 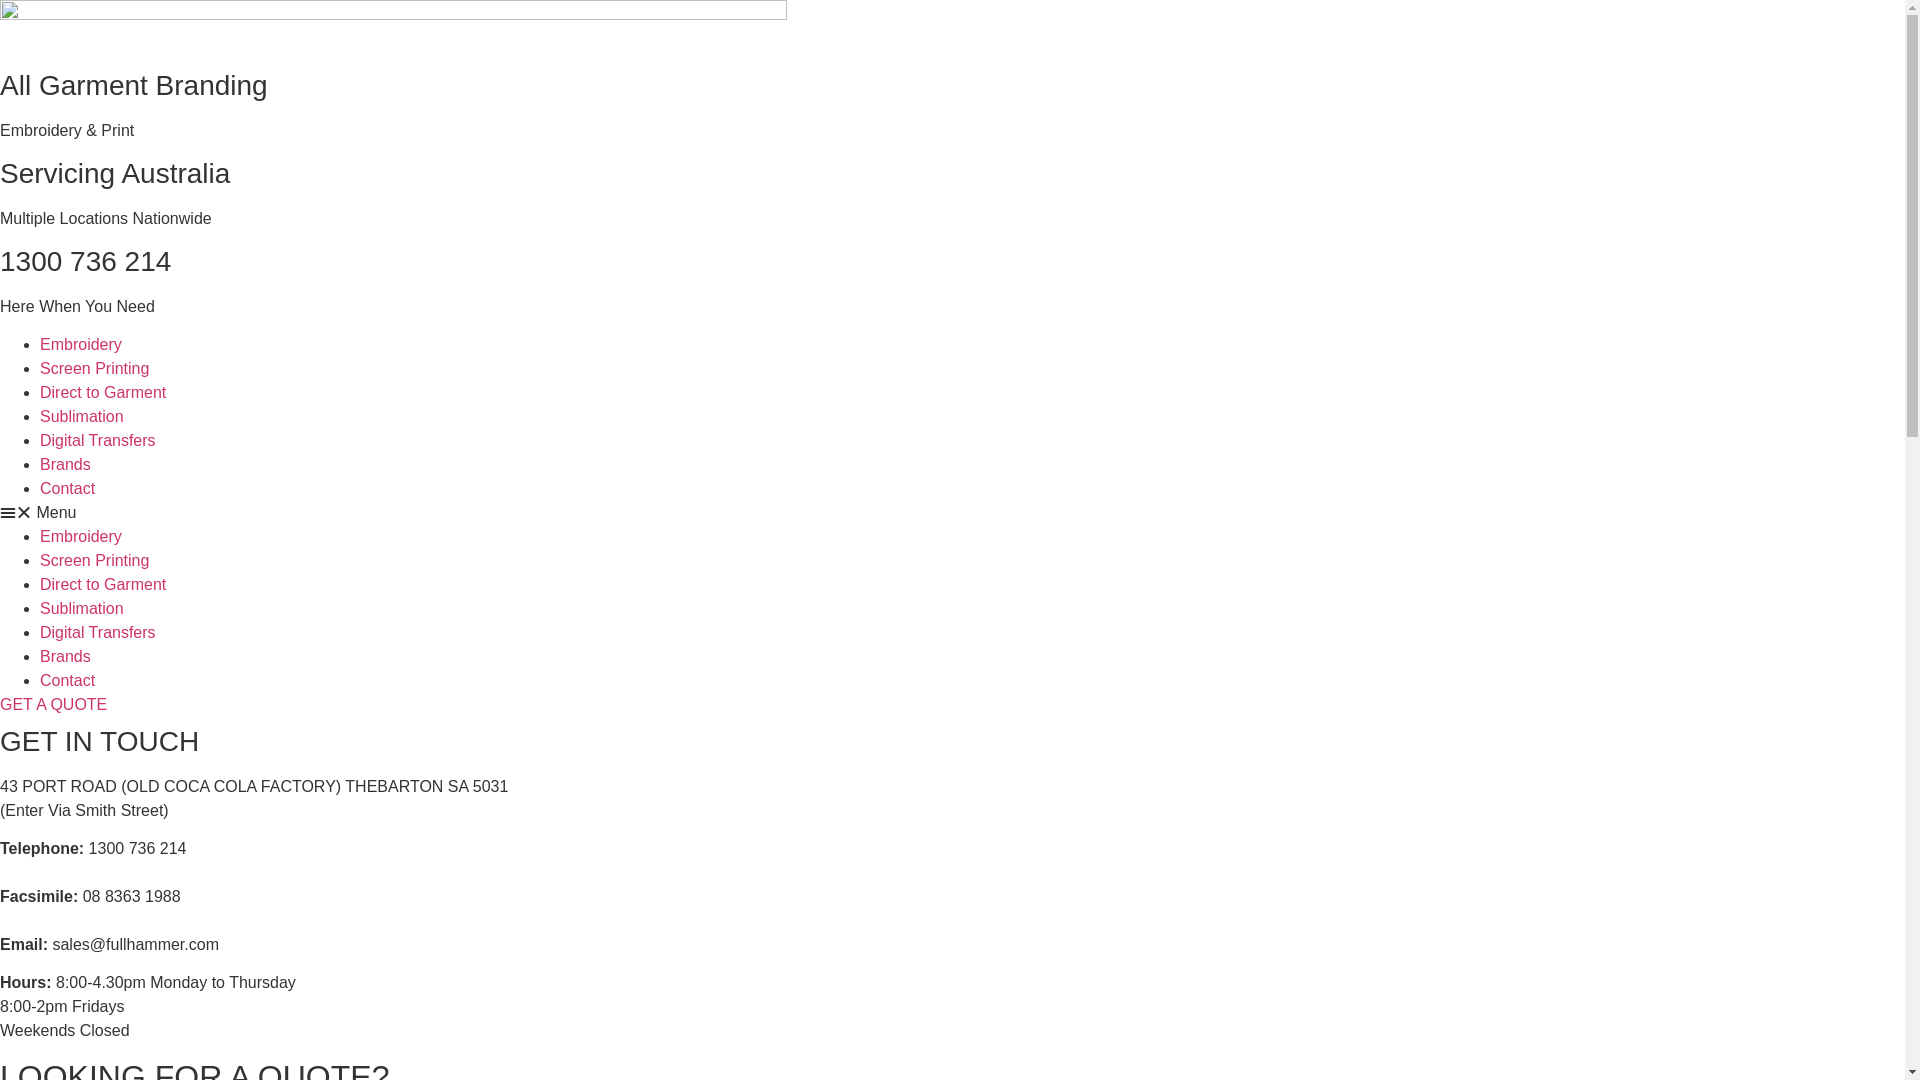 I want to click on 'Contact', so click(x=39, y=488).